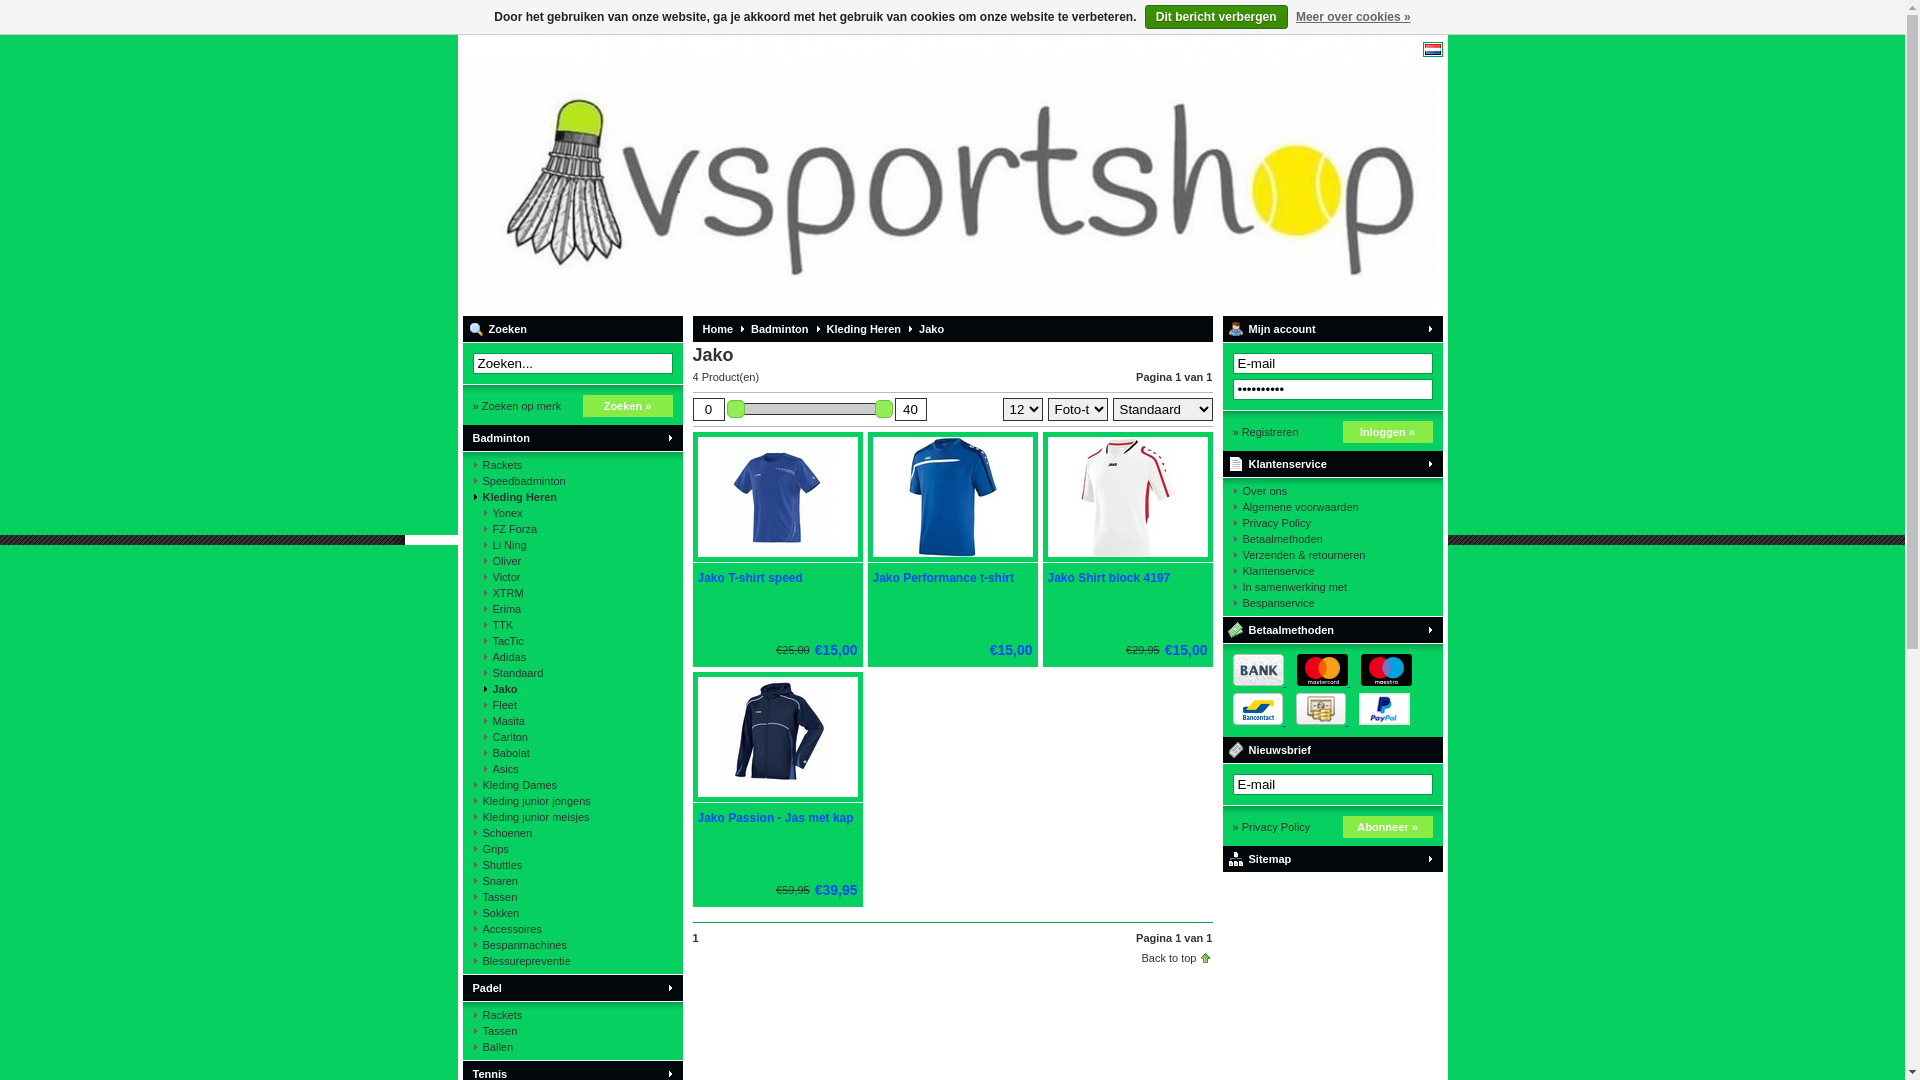 This screenshot has height=1080, width=1920. What do you see at coordinates (570, 623) in the screenshot?
I see `'TTK'` at bounding box center [570, 623].